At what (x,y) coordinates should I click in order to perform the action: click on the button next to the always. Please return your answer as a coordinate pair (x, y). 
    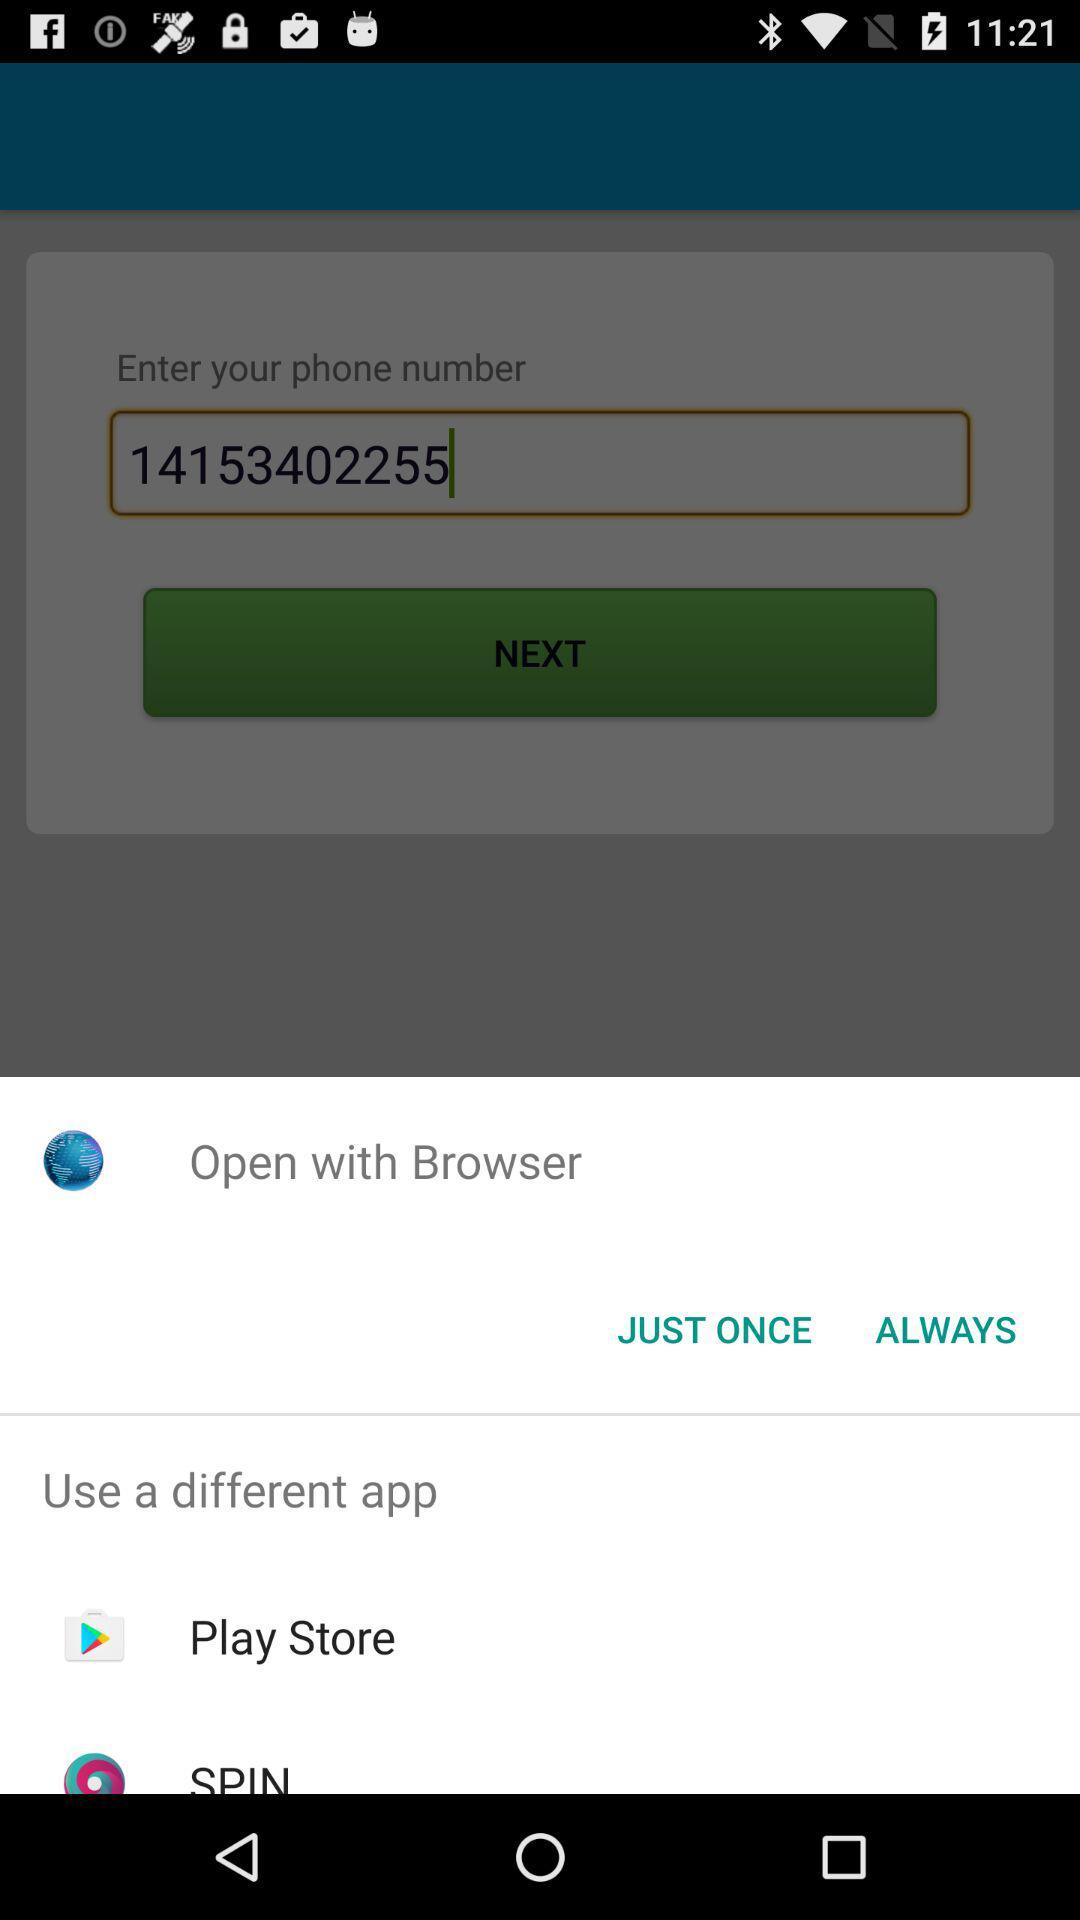
    Looking at the image, I should click on (713, 1329).